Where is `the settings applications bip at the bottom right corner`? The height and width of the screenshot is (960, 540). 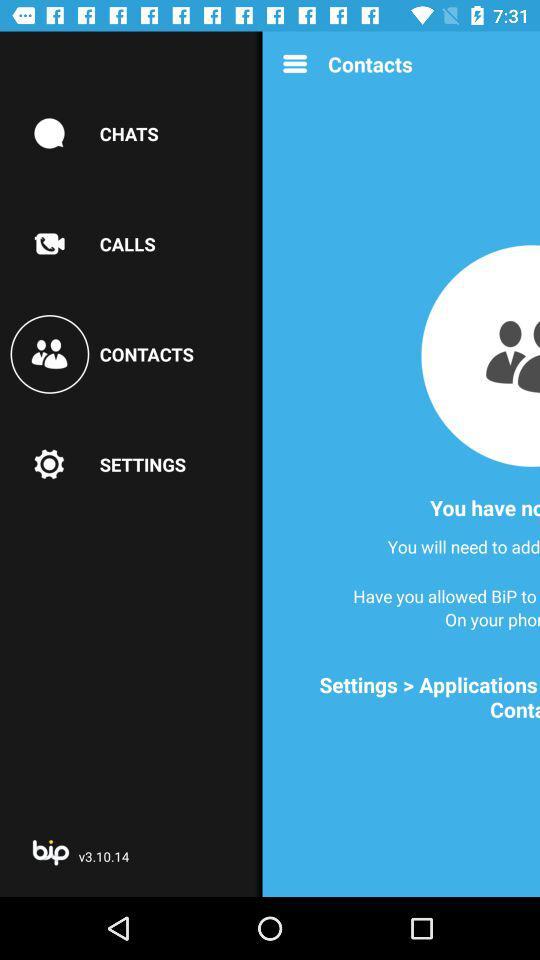 the settings applications bip at the bottom right corner is located at coordinates (406, 697).